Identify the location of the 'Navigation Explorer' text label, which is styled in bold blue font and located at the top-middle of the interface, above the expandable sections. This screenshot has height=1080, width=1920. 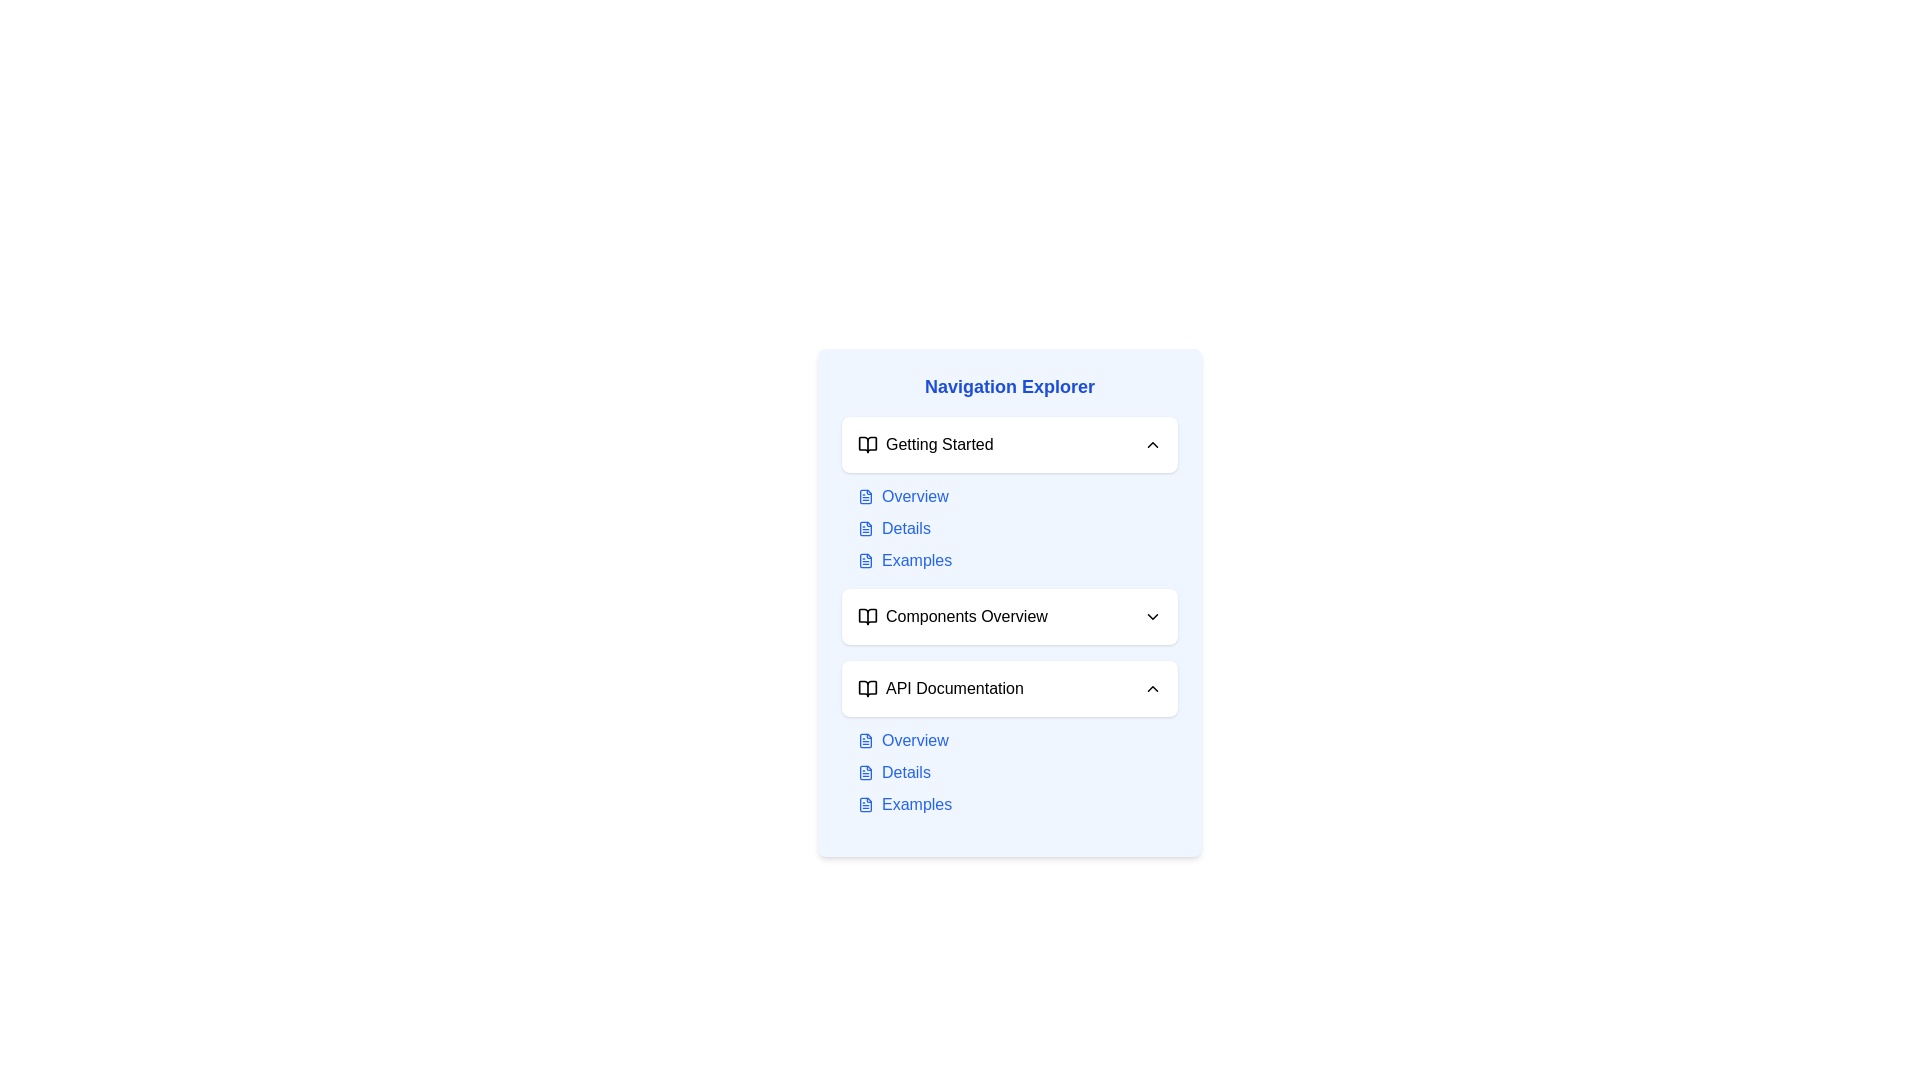
(1009, 386).